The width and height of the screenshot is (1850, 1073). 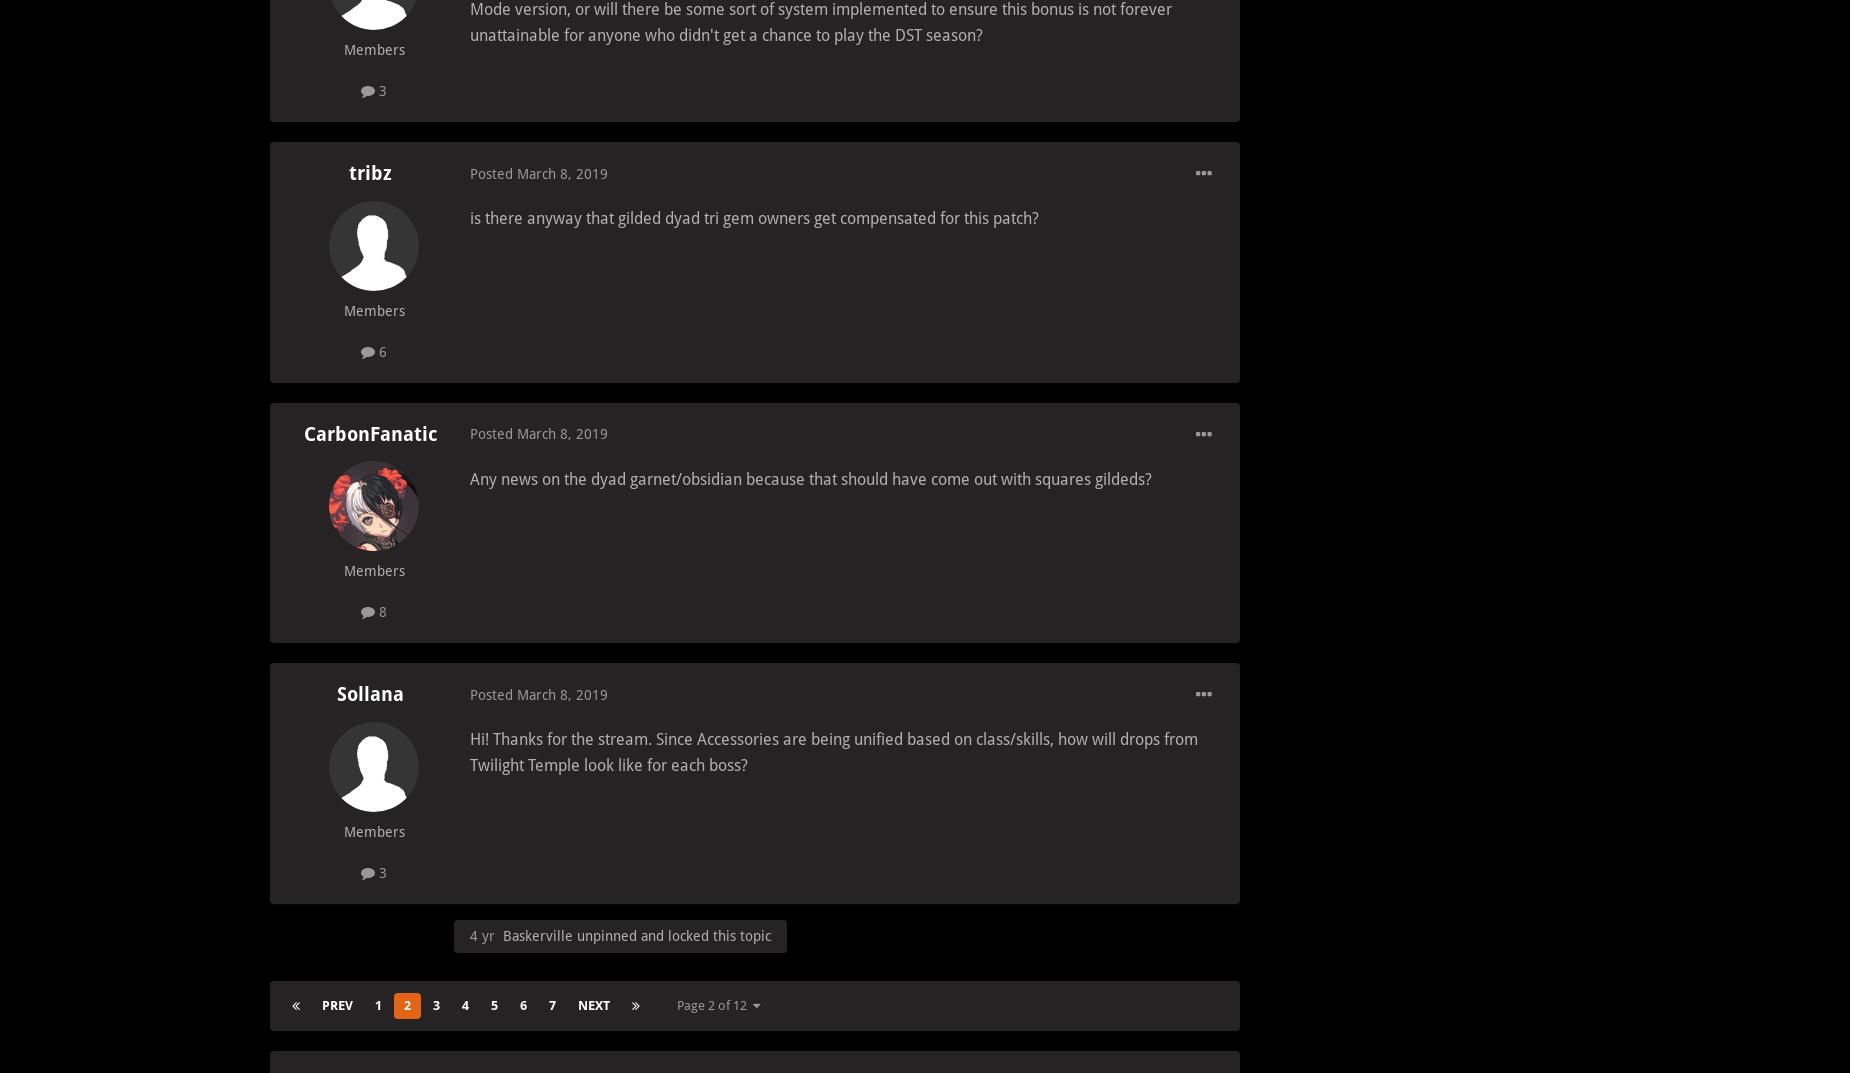 What do you see at coordinates (470, 477) in the screenshot?
I see `'Any news on the dyad garnet/obsidian because that should have come out with squares gildeds?'` at bounding box center [470, 477].